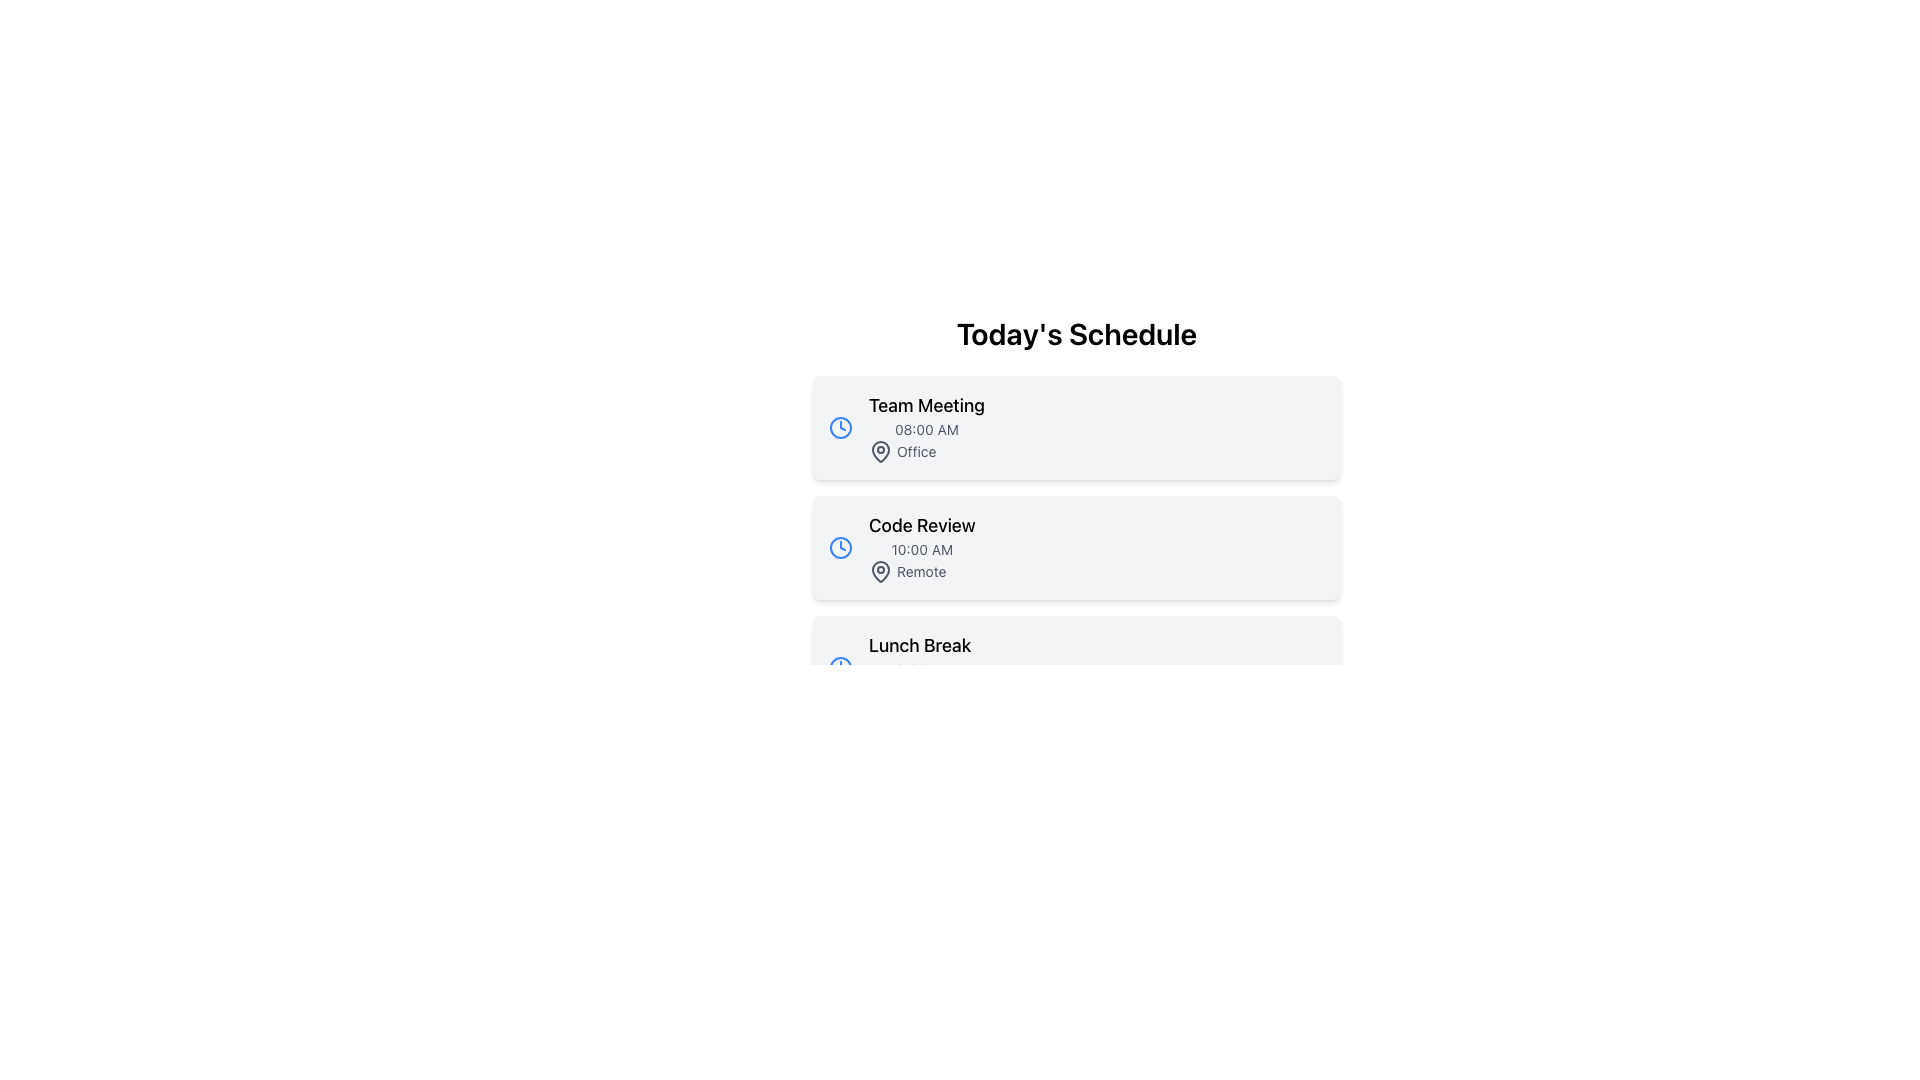 The image size is (1920, 1080). What do you see at coordinates (840, 667) in the screenshot?
I see `the small blue clock icon located at the leftmost side of the 'Lunch Break' text block, which is part of the third vertical event block` at bounding box center [840, 667].